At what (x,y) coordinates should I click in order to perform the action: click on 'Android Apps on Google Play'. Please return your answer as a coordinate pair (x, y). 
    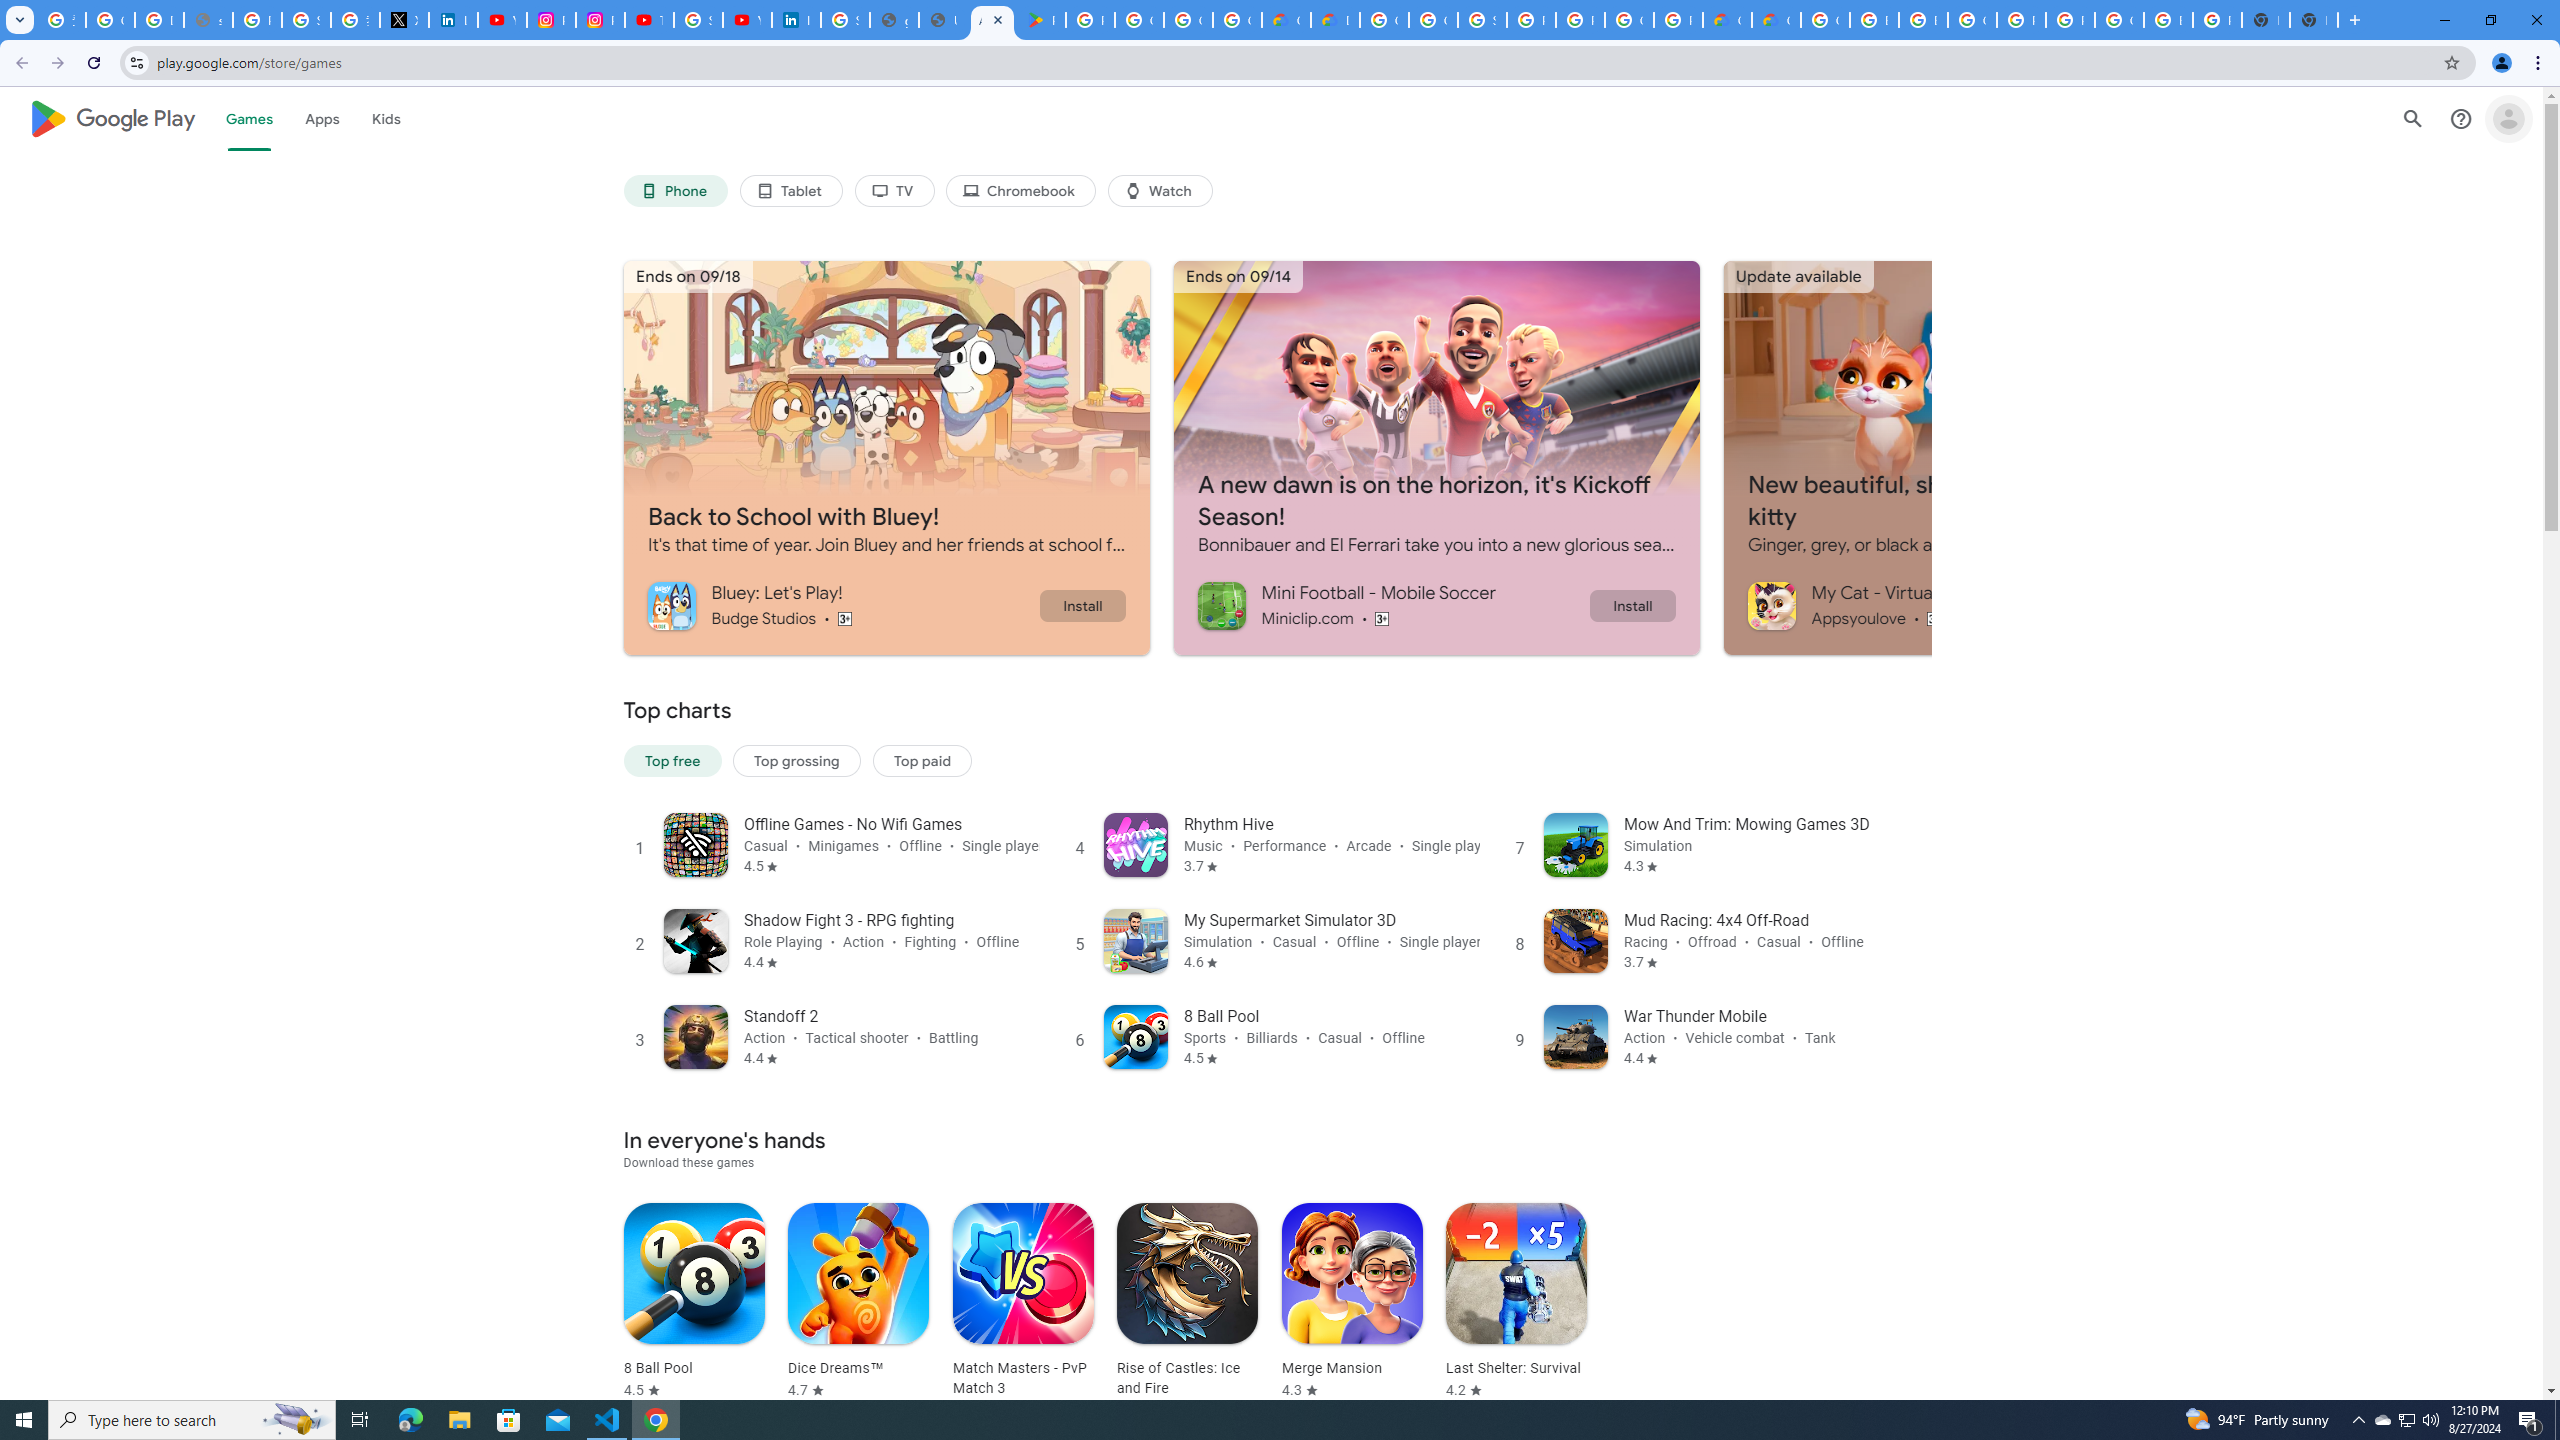
    Looking at the image, I should click on (992, 19).